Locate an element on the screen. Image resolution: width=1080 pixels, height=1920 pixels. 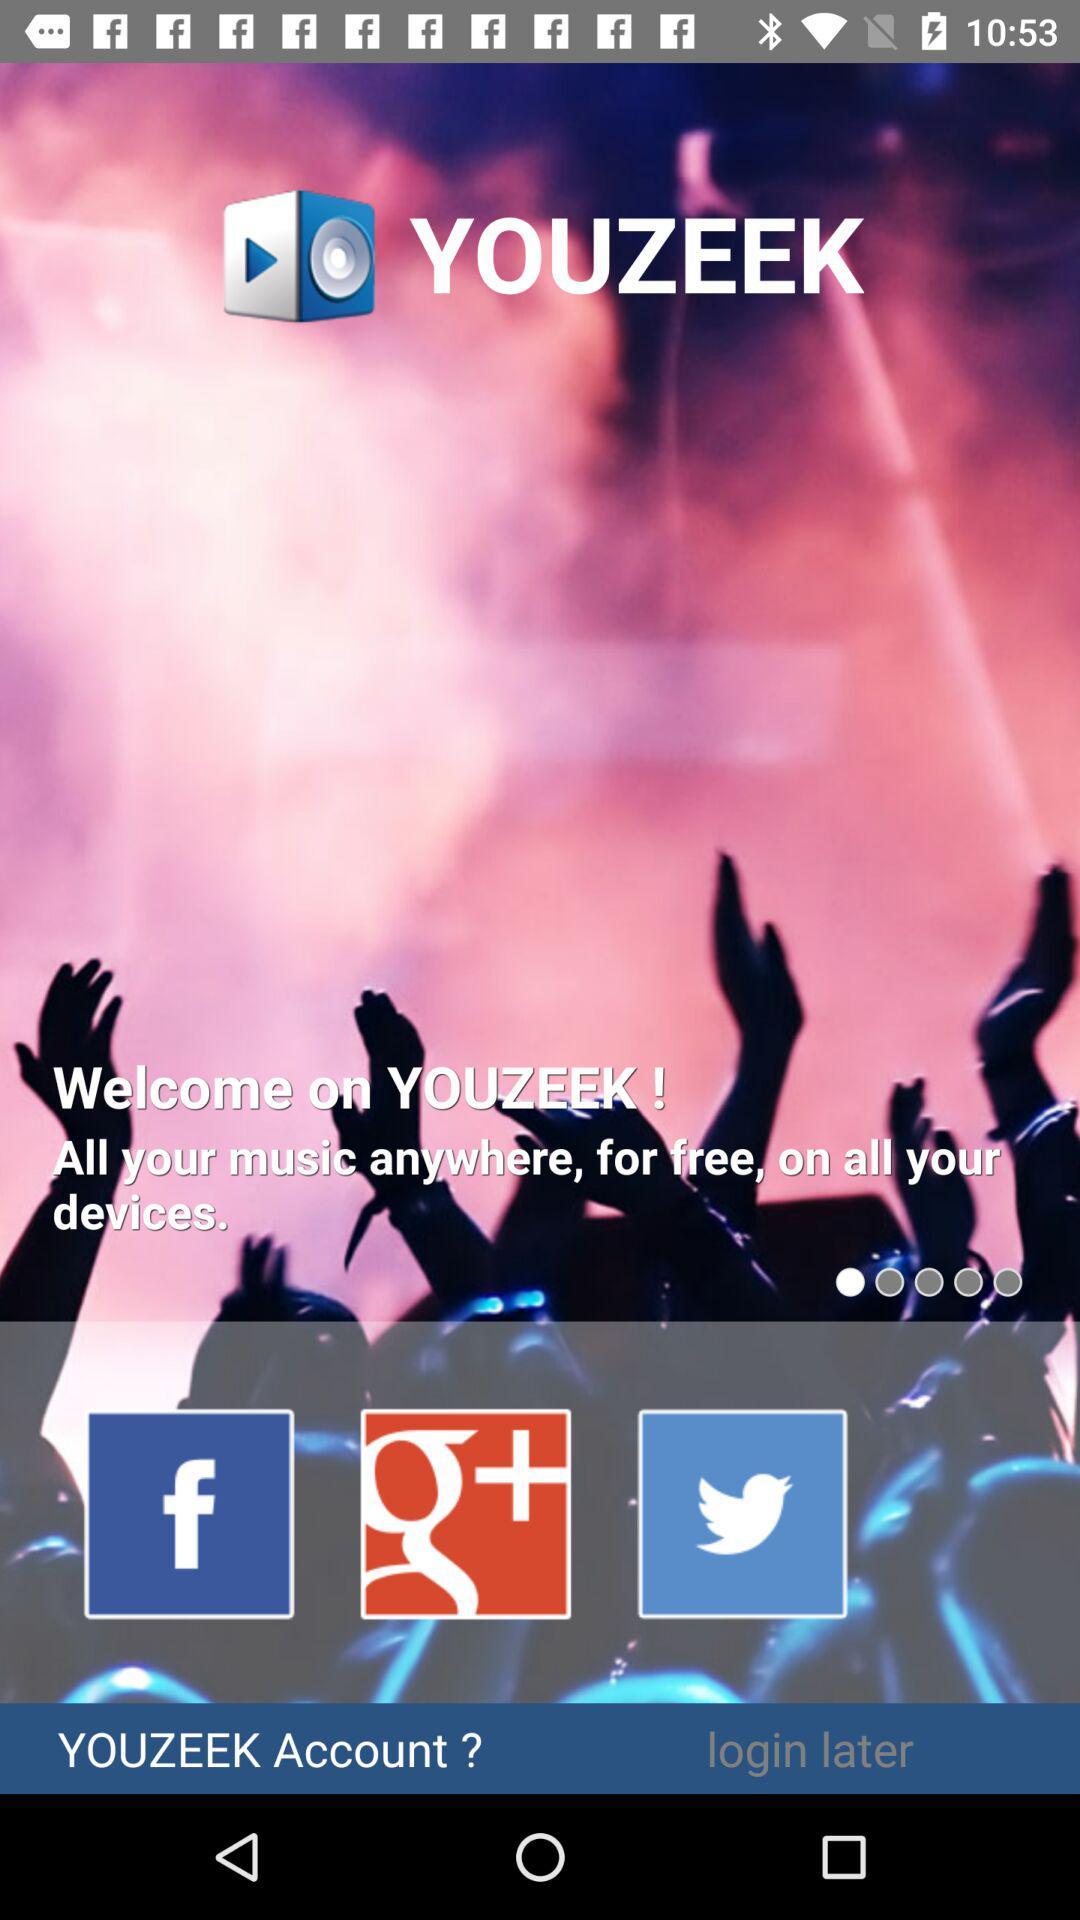
the icon above the youzeek account ? icon is located at coordinates (467, 1512).